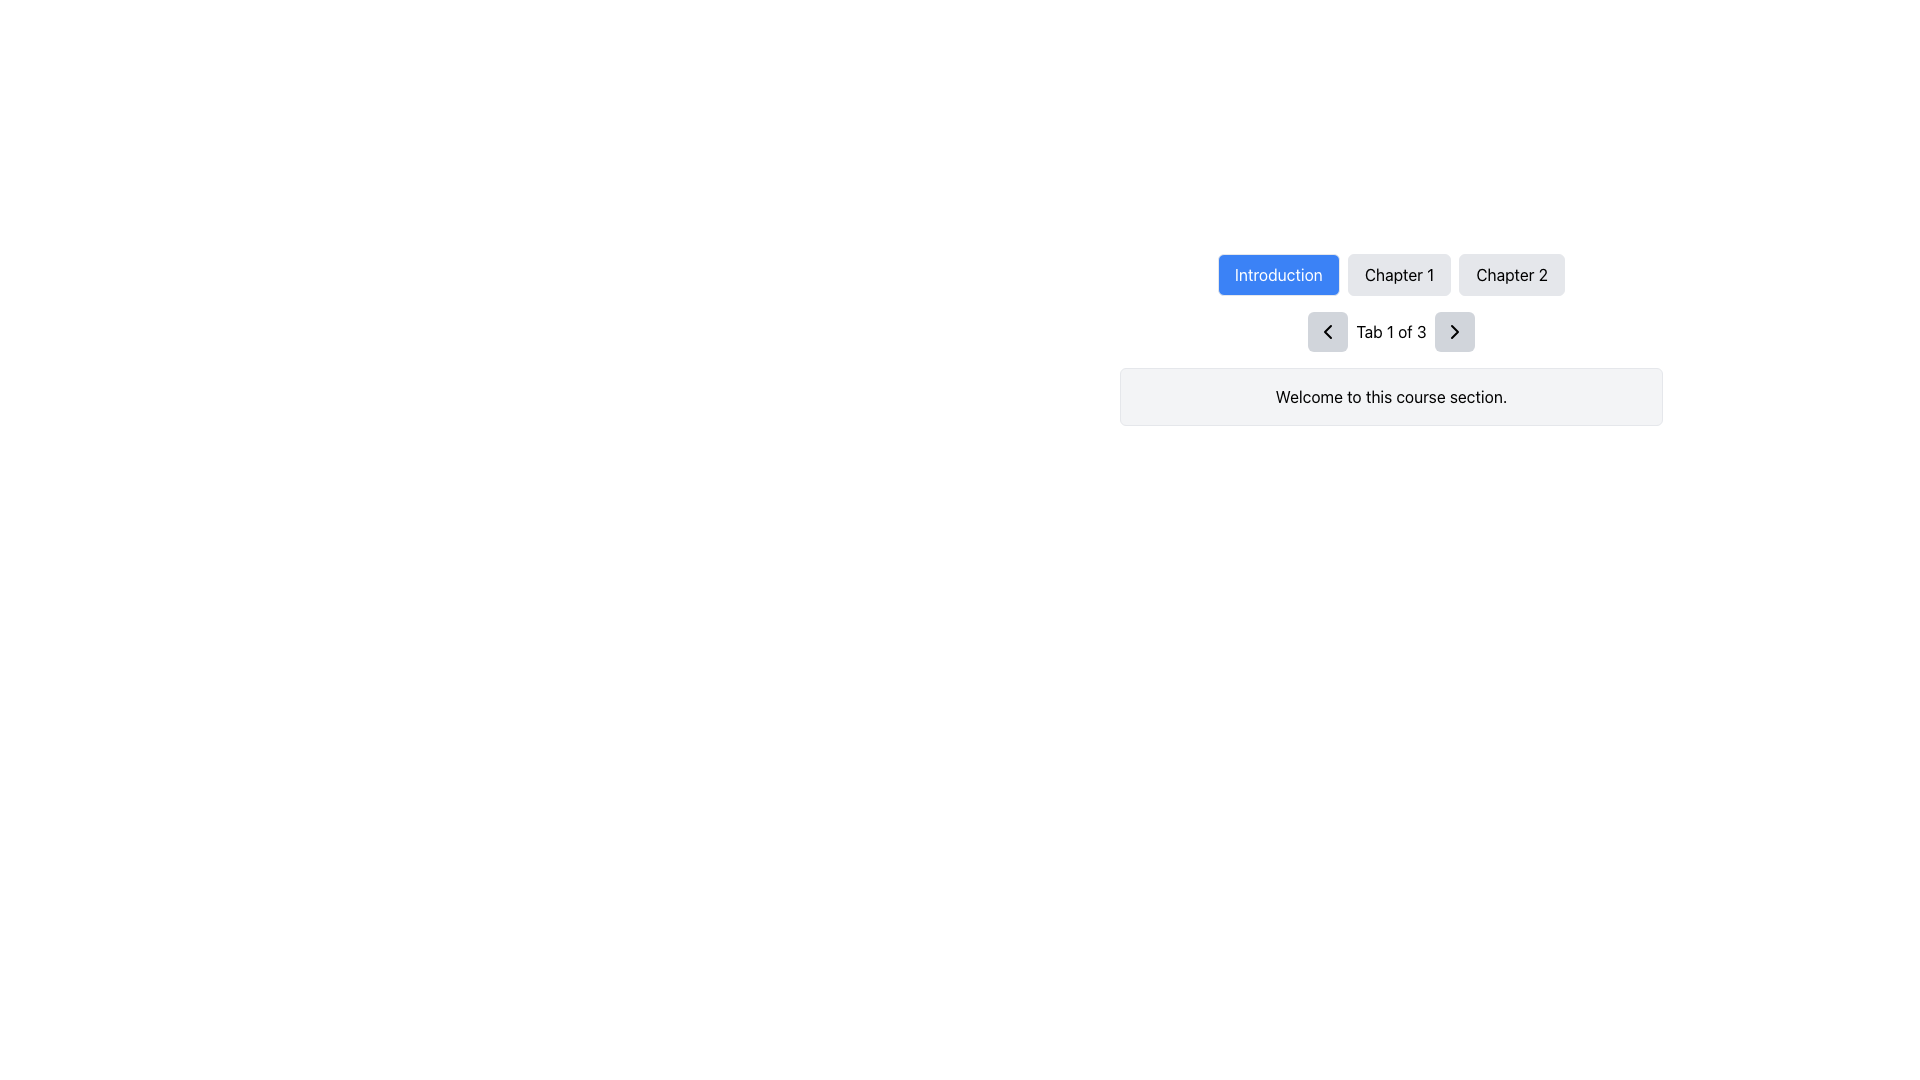 The width and height of the screenshot is (1920, 1080). Describe the element at coordinates (1454, 330) in the screenshot. I see `the interactive control icon located to the right of the 'Tab 1 of 3' text label` at that location.